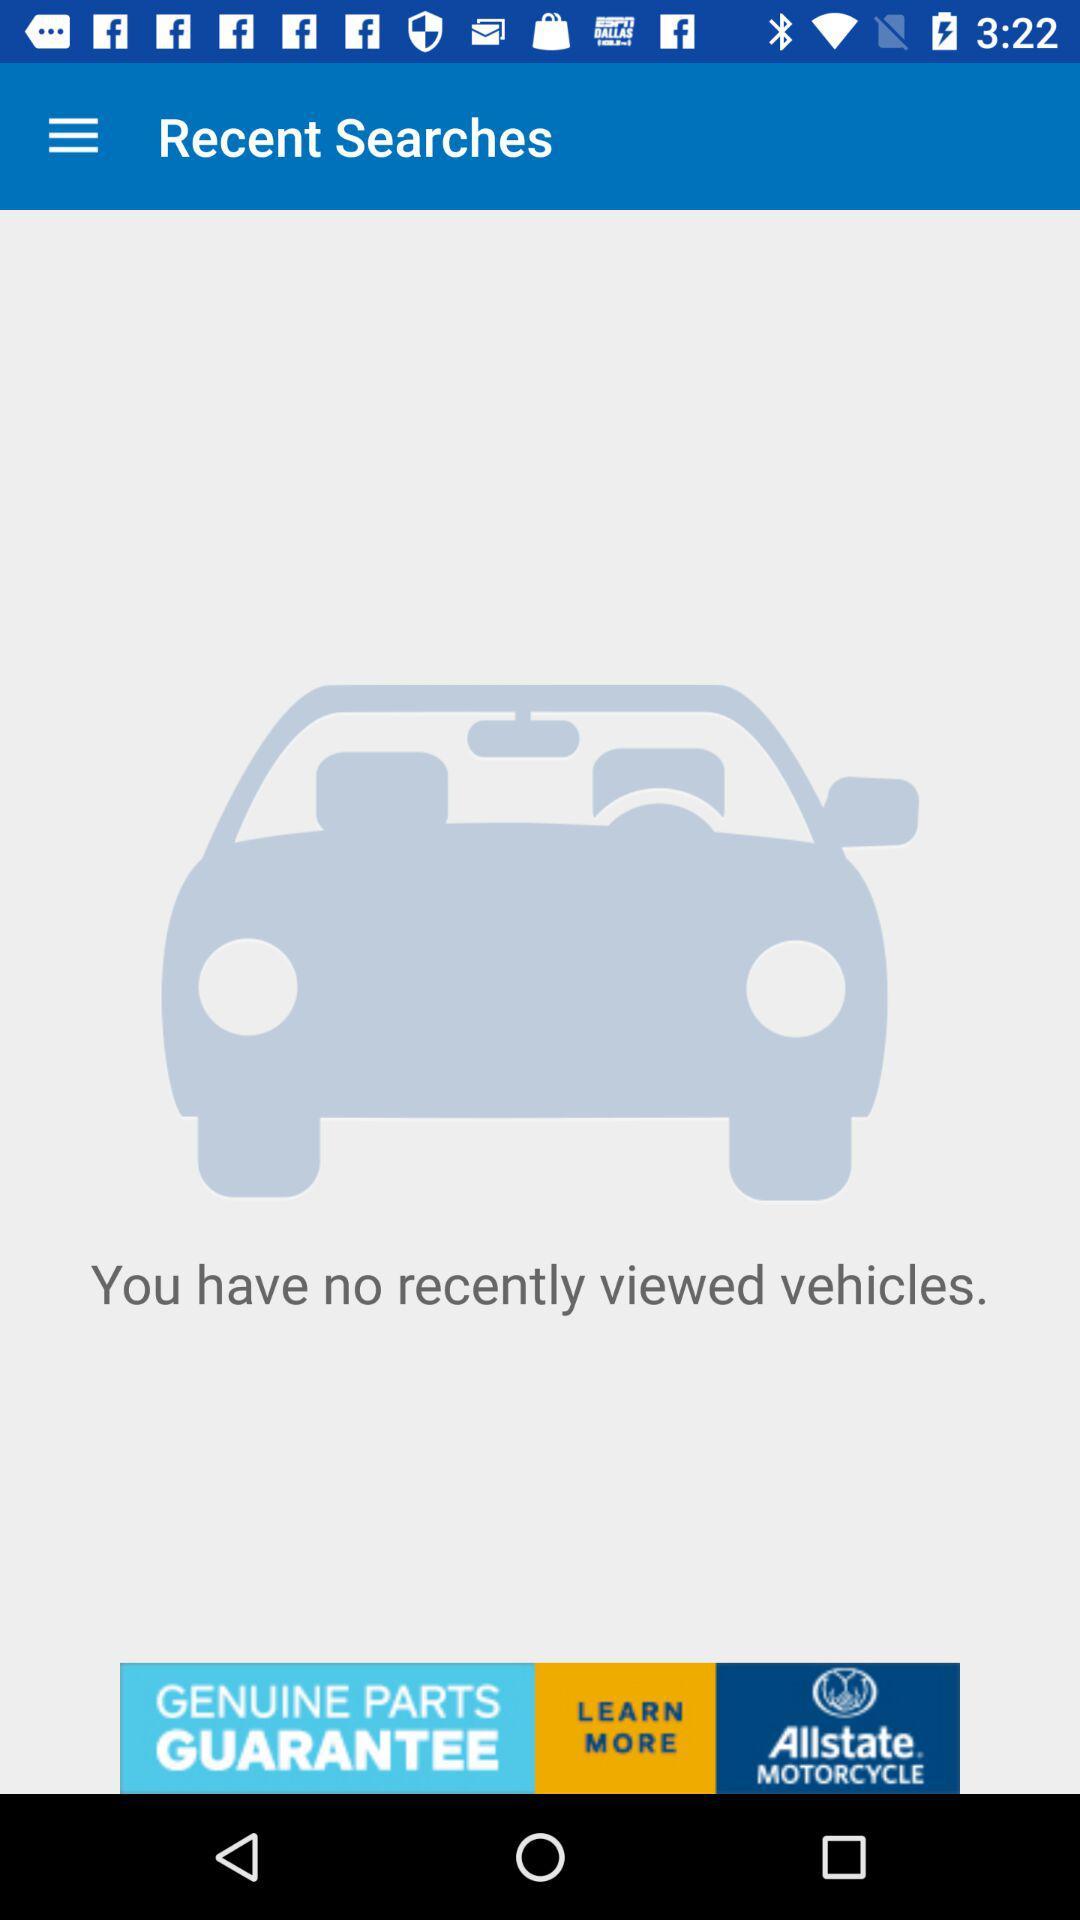 The image size is (1080, 1920). What do you see at coordinates (540, 1727) in the screenshot?
I see `announcement` at bounding box center [540, 1727].